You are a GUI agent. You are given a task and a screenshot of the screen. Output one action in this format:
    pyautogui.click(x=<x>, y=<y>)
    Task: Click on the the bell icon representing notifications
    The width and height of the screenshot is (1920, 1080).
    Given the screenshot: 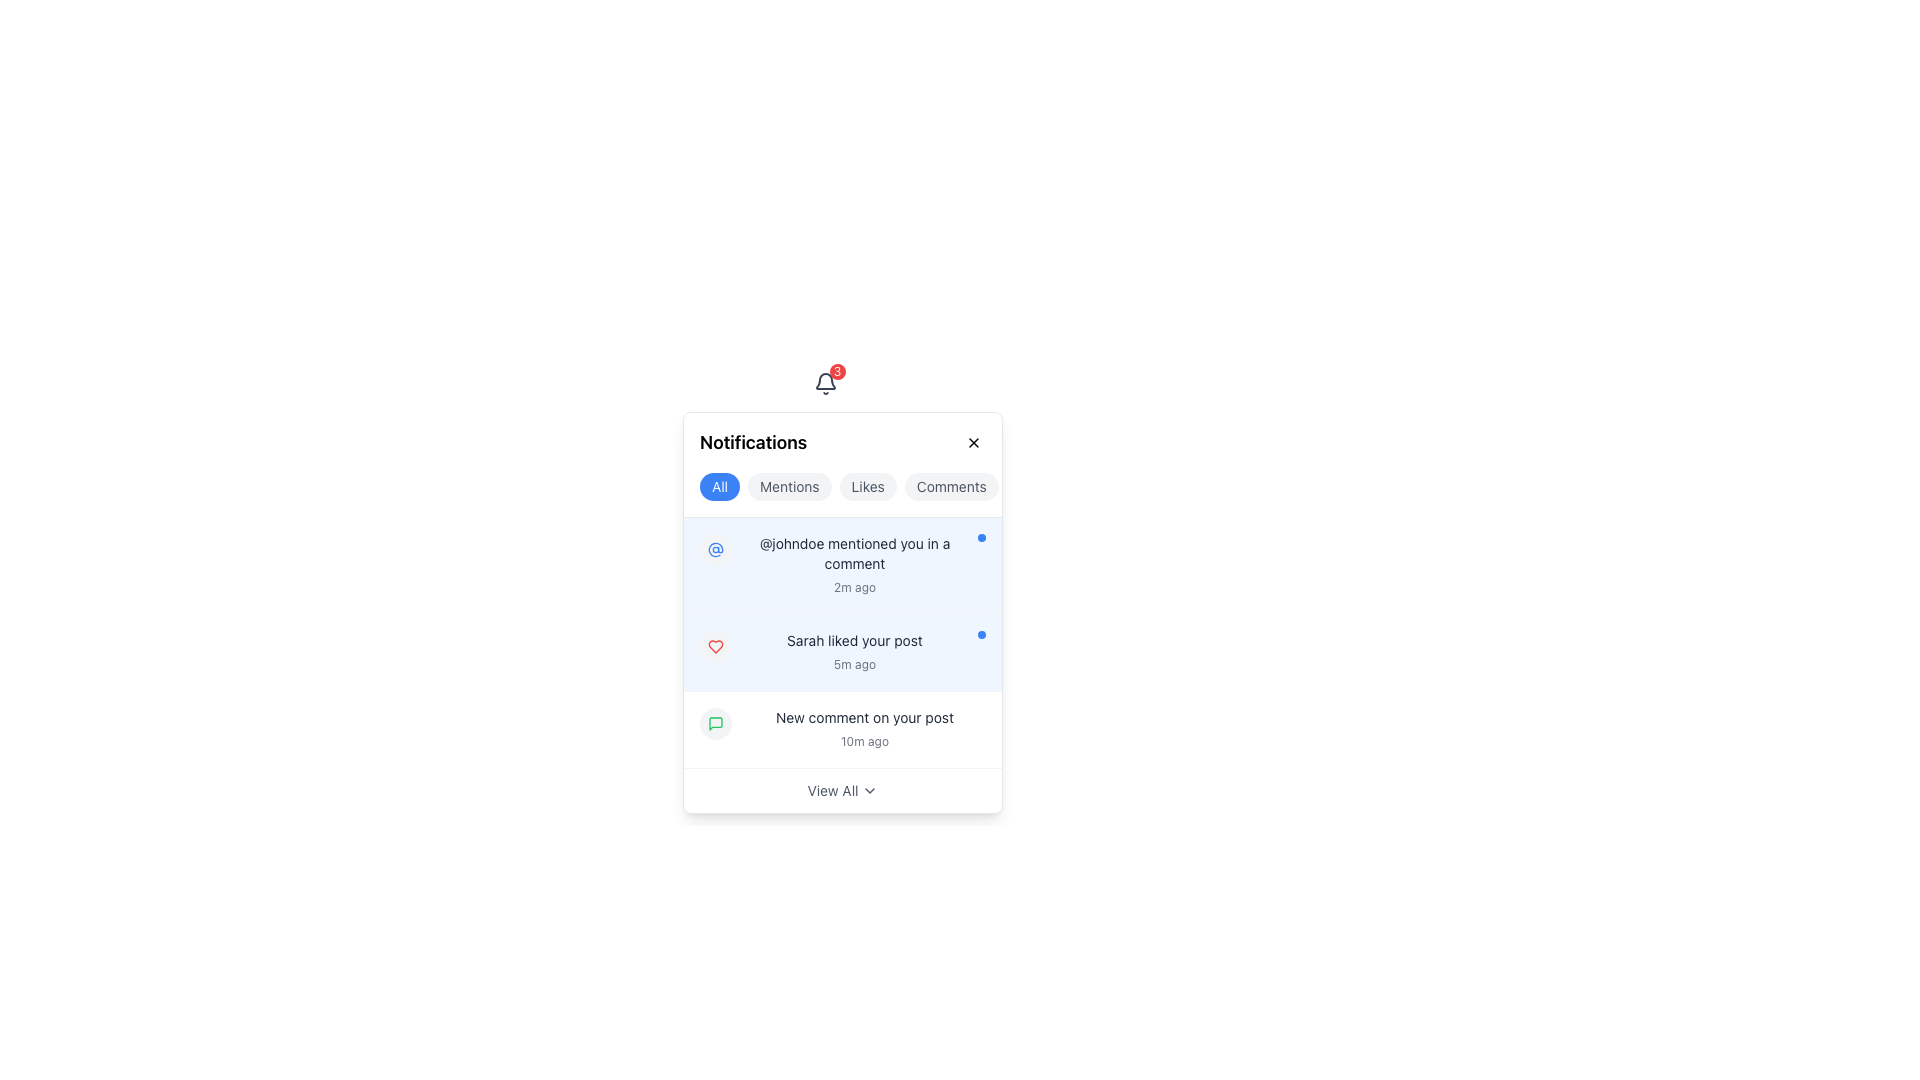 What is the action you would take?
    pyautogui.click(x=825, y=384)
    